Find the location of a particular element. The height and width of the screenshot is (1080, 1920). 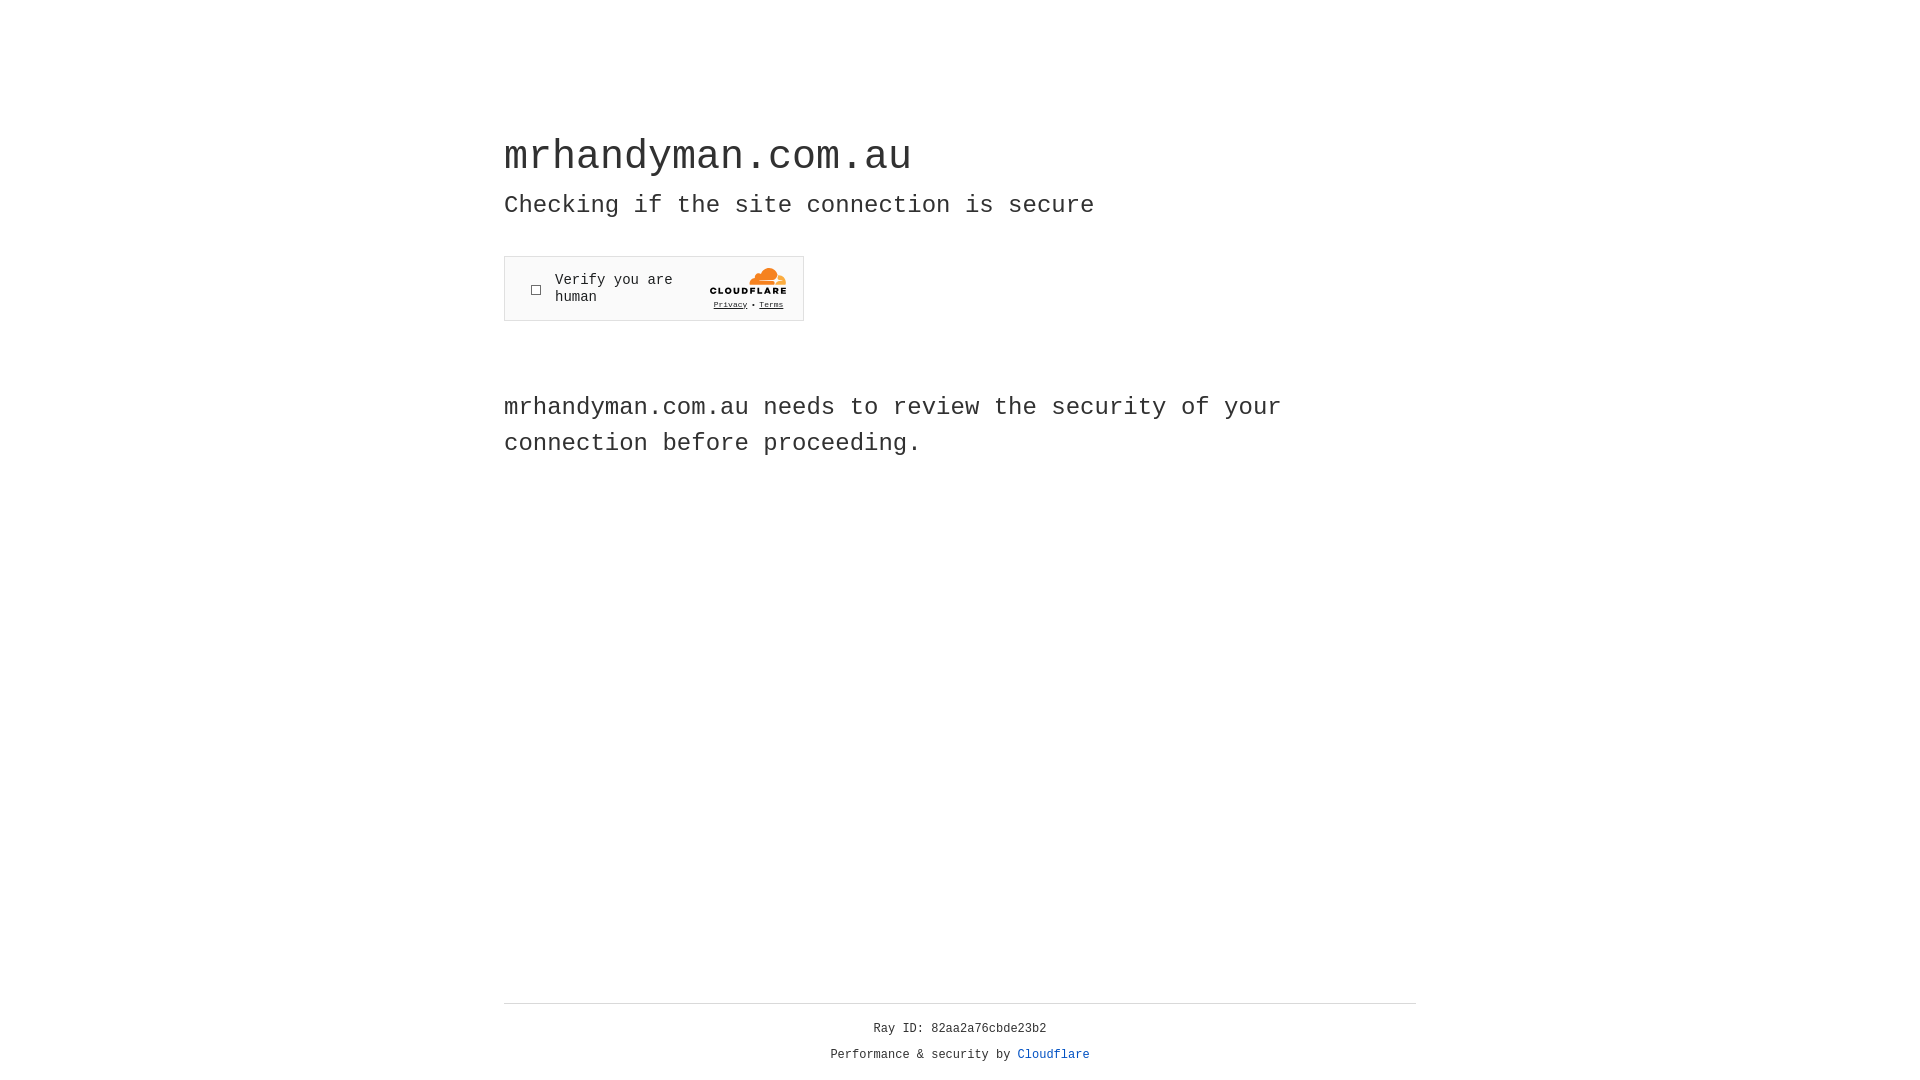

'Cloudflare' is located at coordinates (1053, 1054).